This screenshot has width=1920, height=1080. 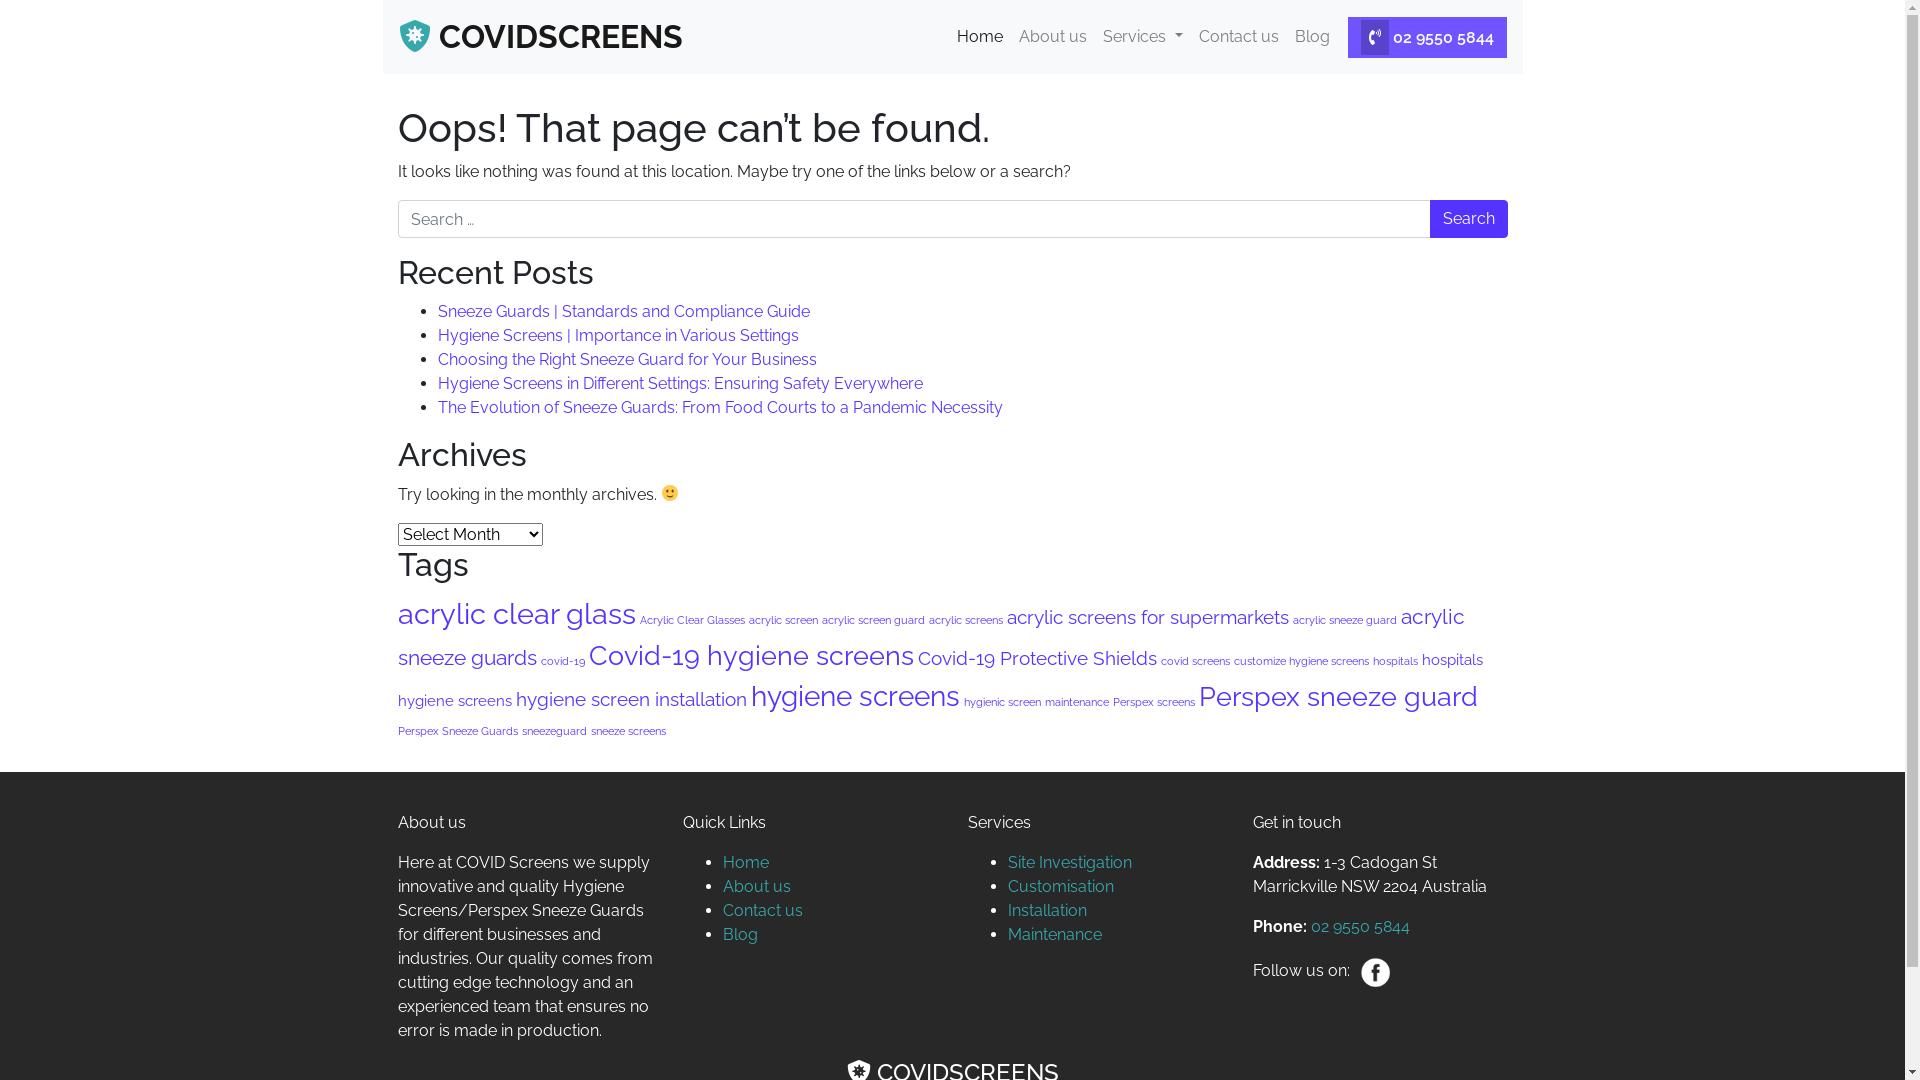 What do you see at coordinates (1002, 701) in the screenshot?
I see `'hygienic screen'` at bounding box center [1002, 701].